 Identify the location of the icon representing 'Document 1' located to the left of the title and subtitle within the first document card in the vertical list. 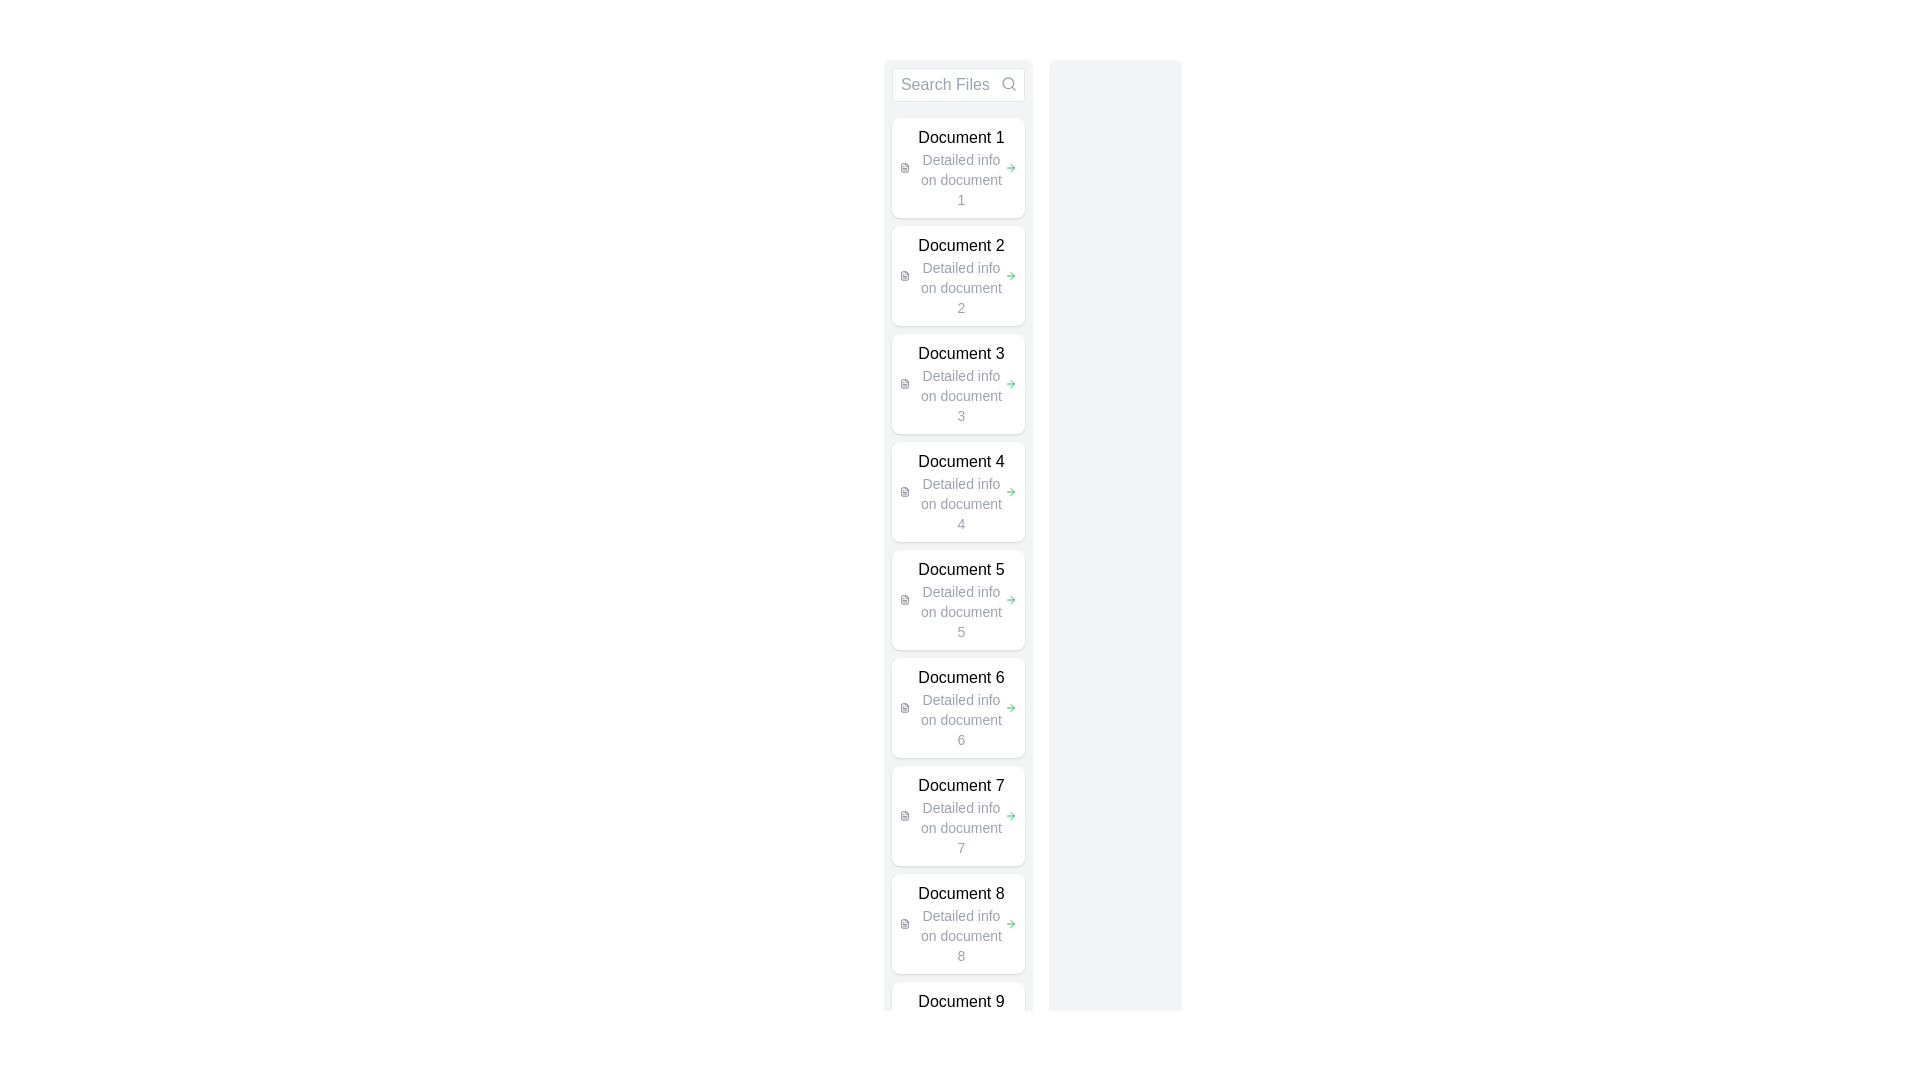
(902, 167).